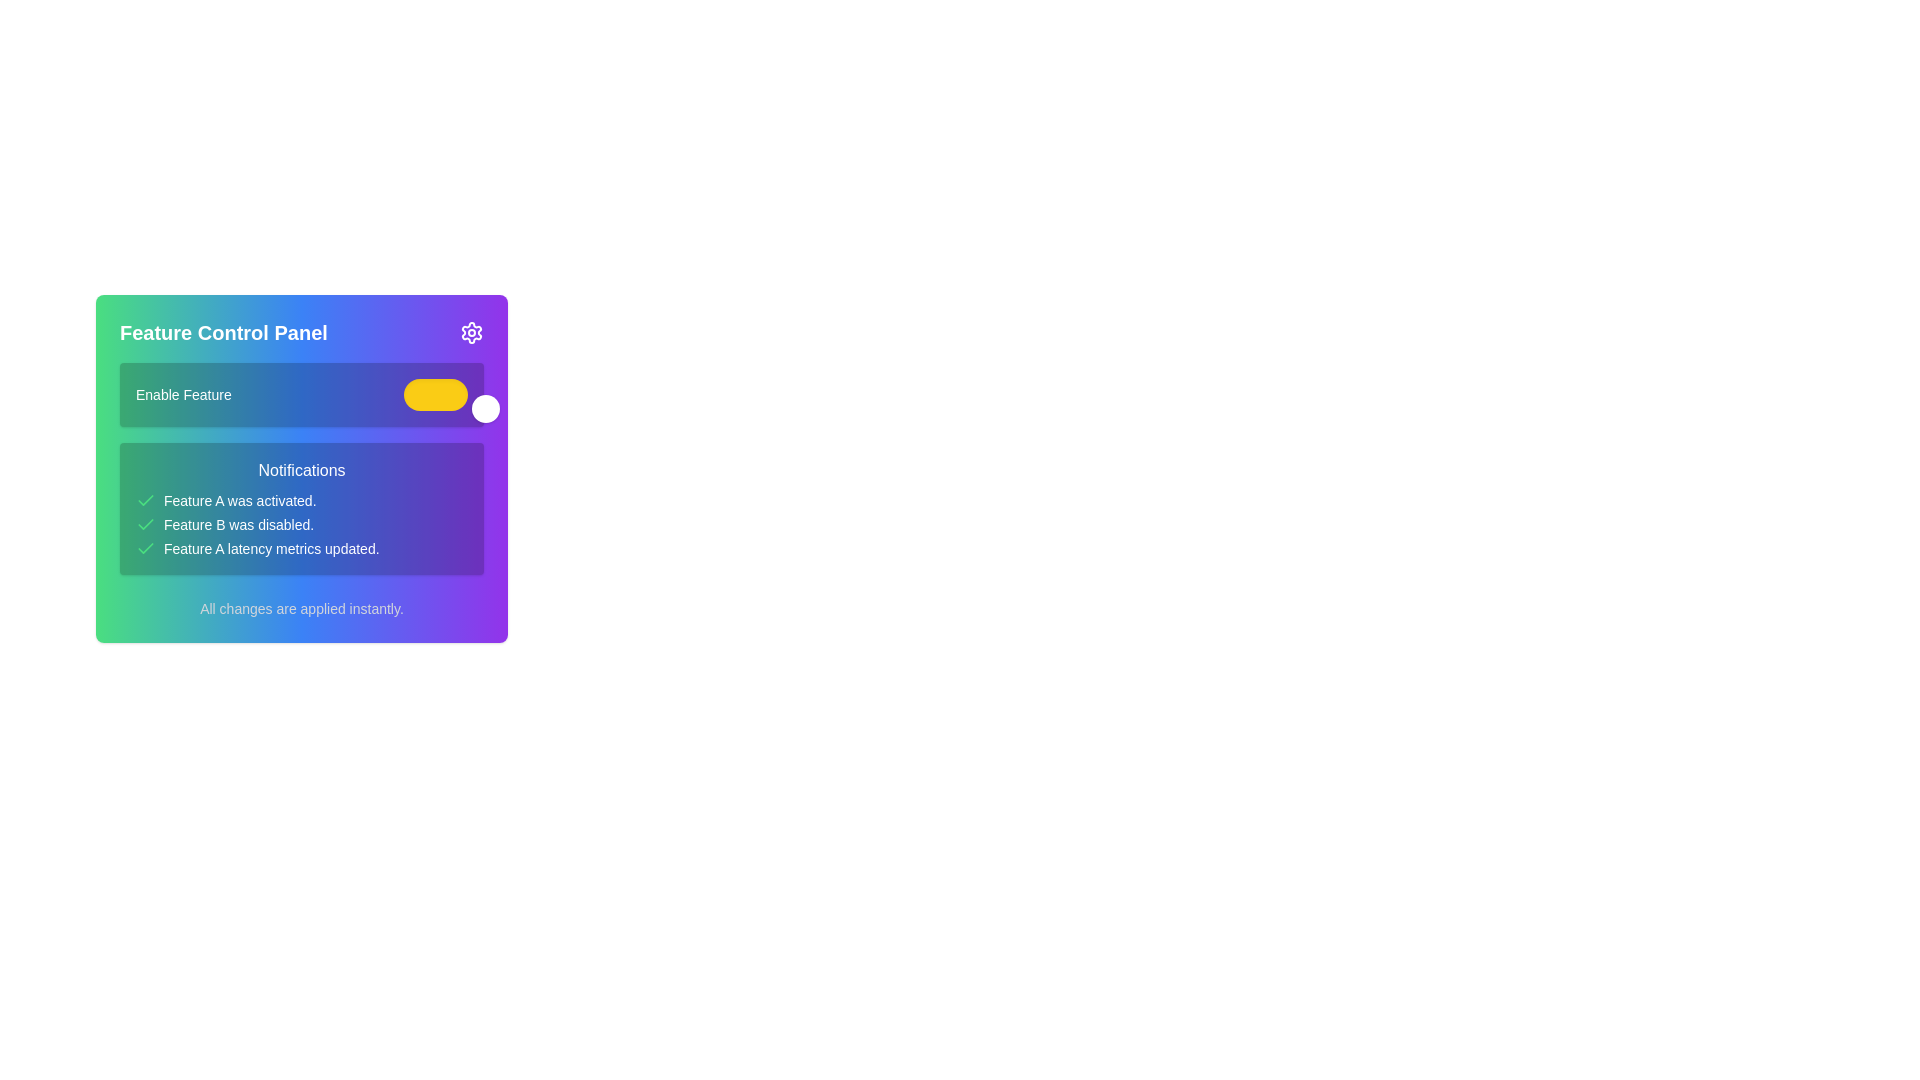 This screenshot has height=1080, width=1920. I want to click on the notification text element that informs users about the completion of an update for Feature A's latency metrics, located in the Notifications section of the control panel, so click(301, 548).